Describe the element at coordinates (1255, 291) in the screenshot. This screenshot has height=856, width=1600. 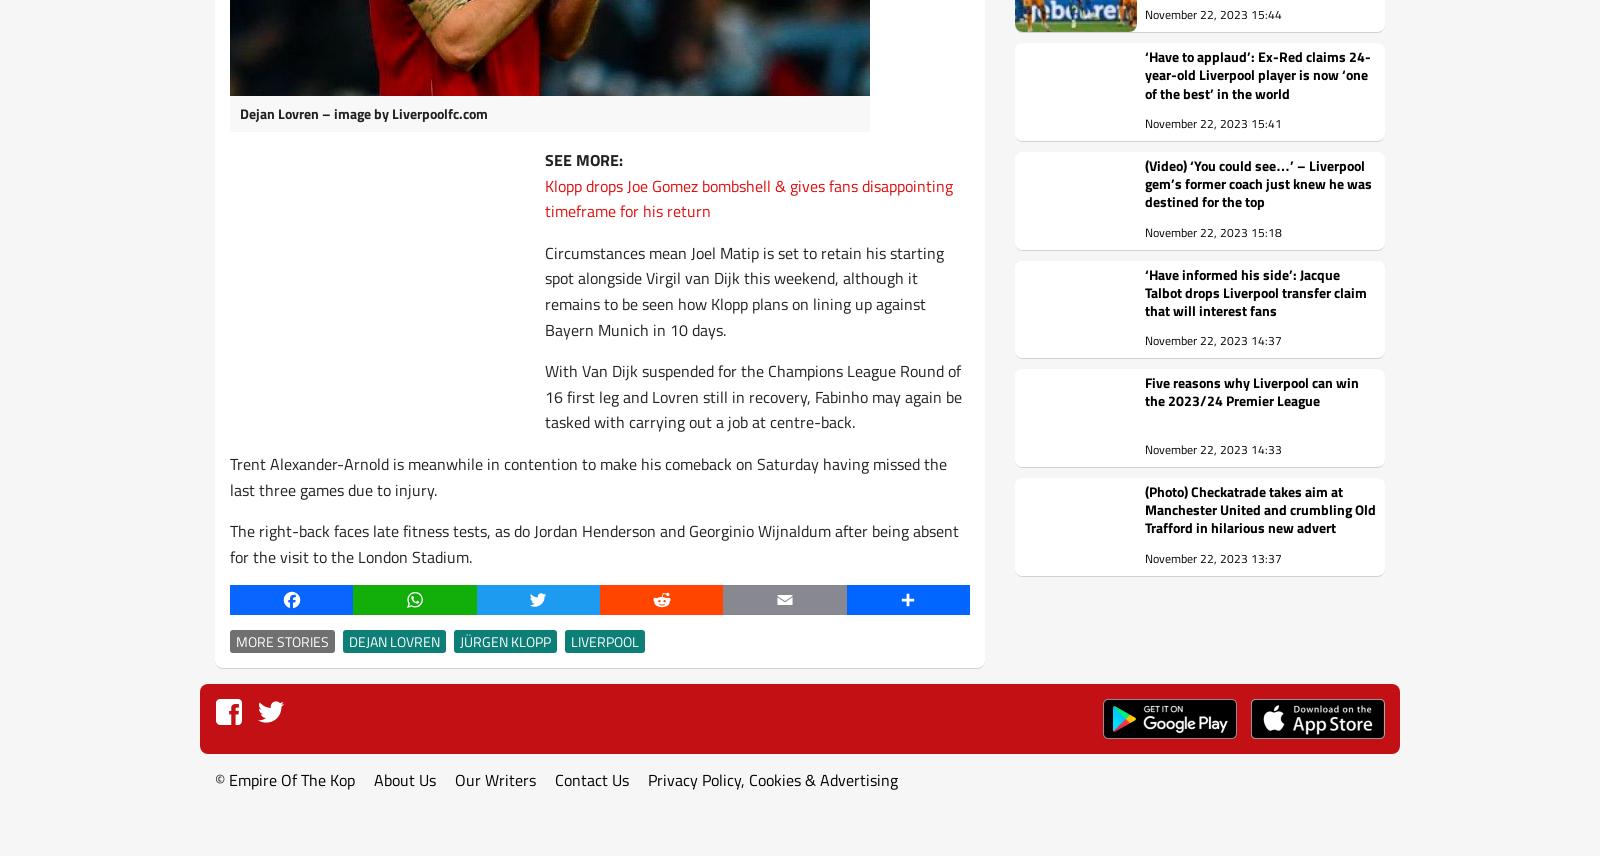
I see `'‘Have informed his side’: Jacque Talbot drops Liverpool transfer claim that will interest fans'` at that location.